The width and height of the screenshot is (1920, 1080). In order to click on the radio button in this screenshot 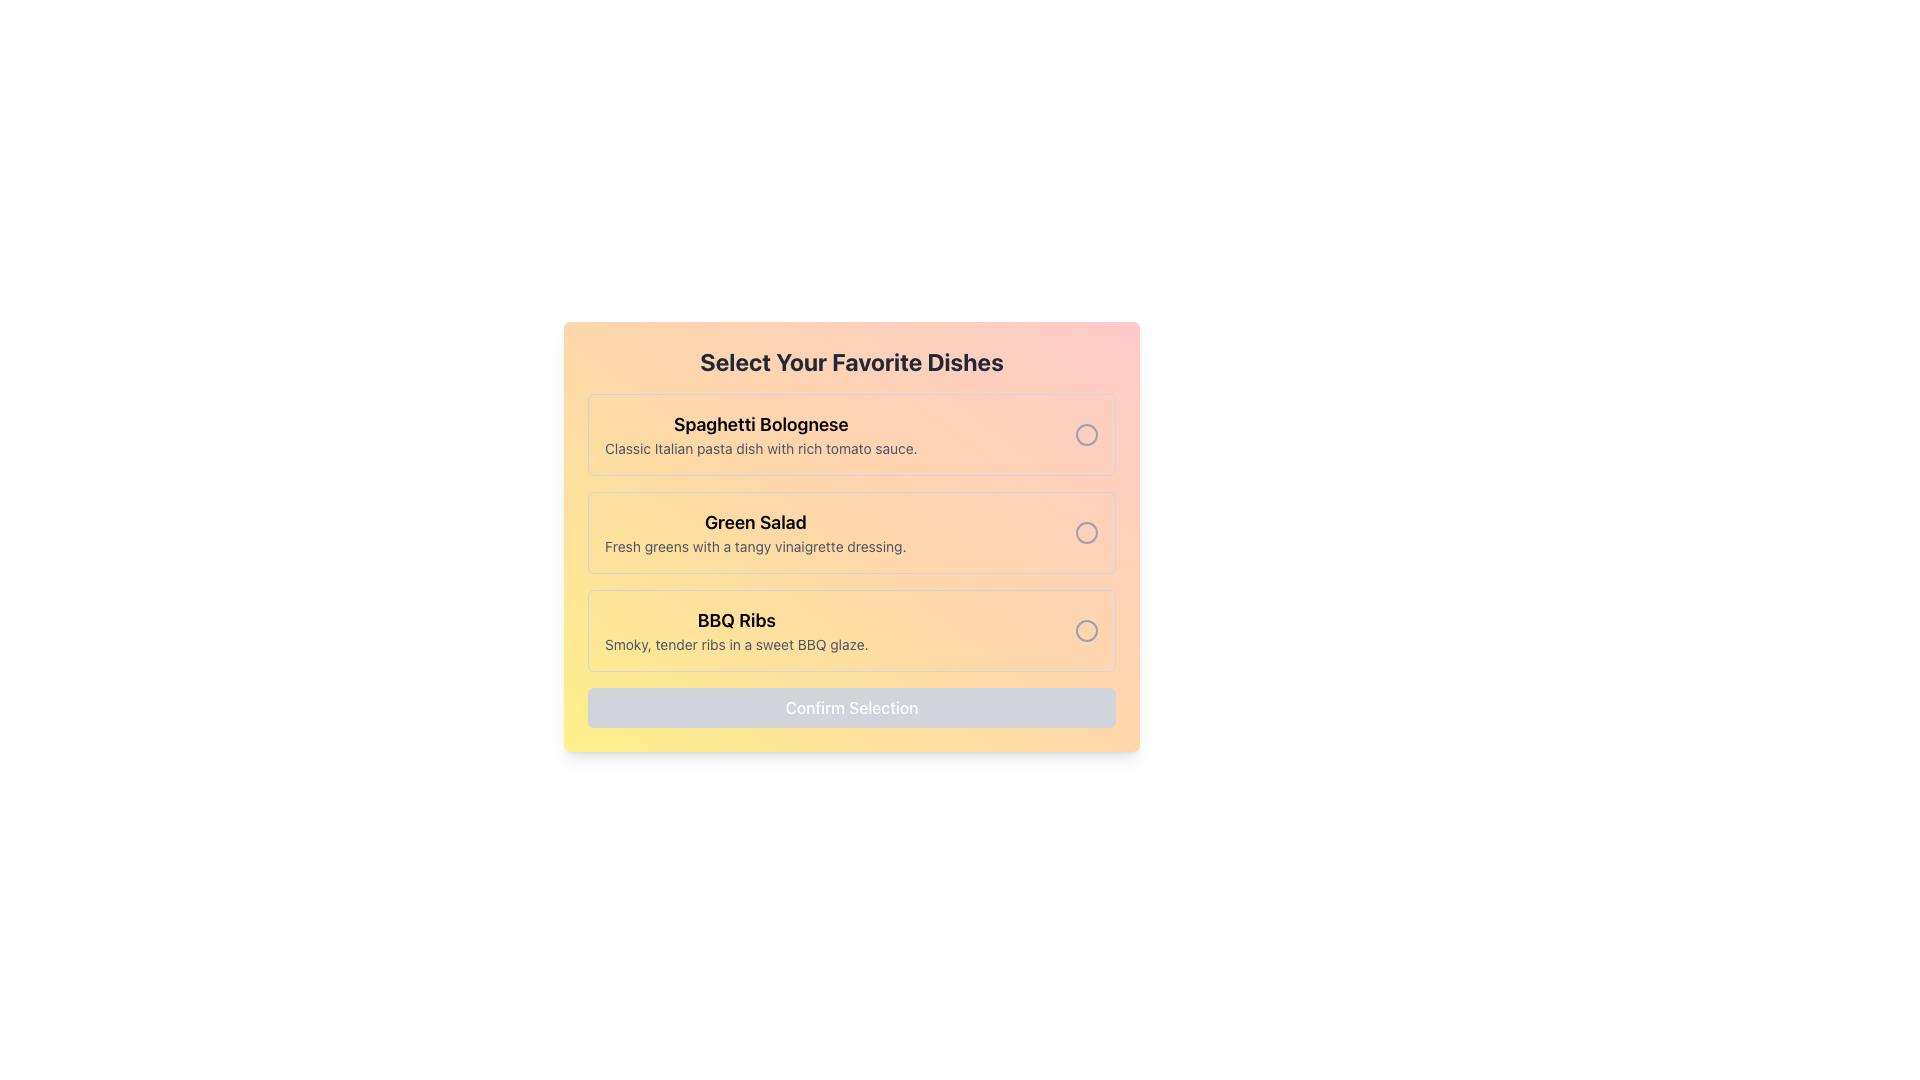, I will do `click(1085, 631)`.